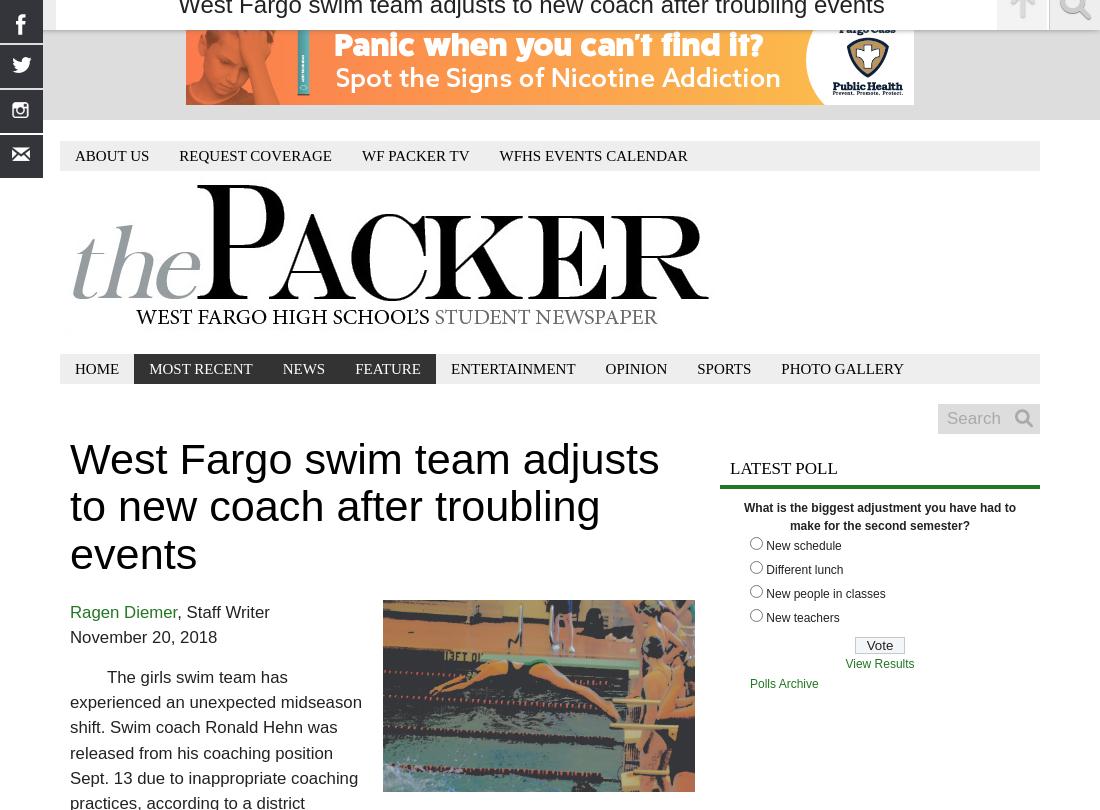  Describe the element at coordinates (142, 635) in the screenshot. I see `'November 20, 2018'` at that location.